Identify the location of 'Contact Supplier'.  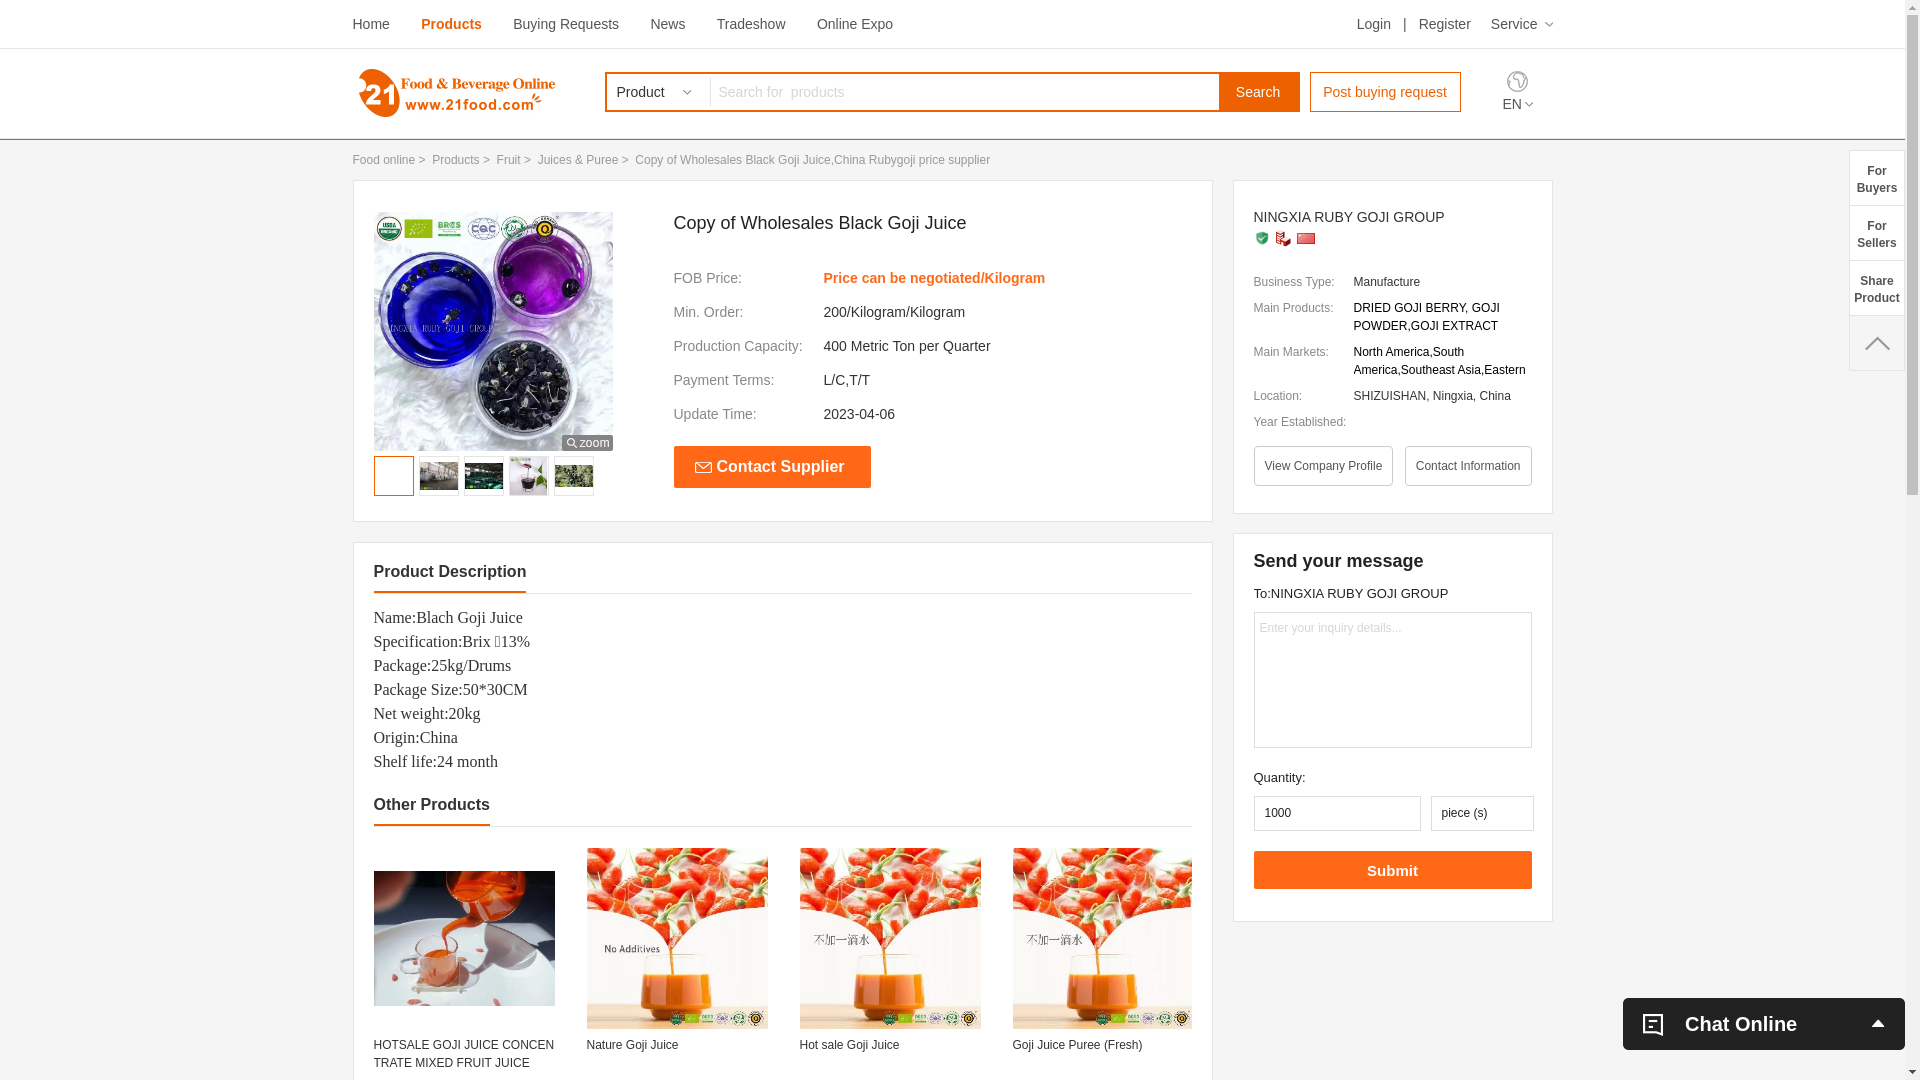
(771, 466).